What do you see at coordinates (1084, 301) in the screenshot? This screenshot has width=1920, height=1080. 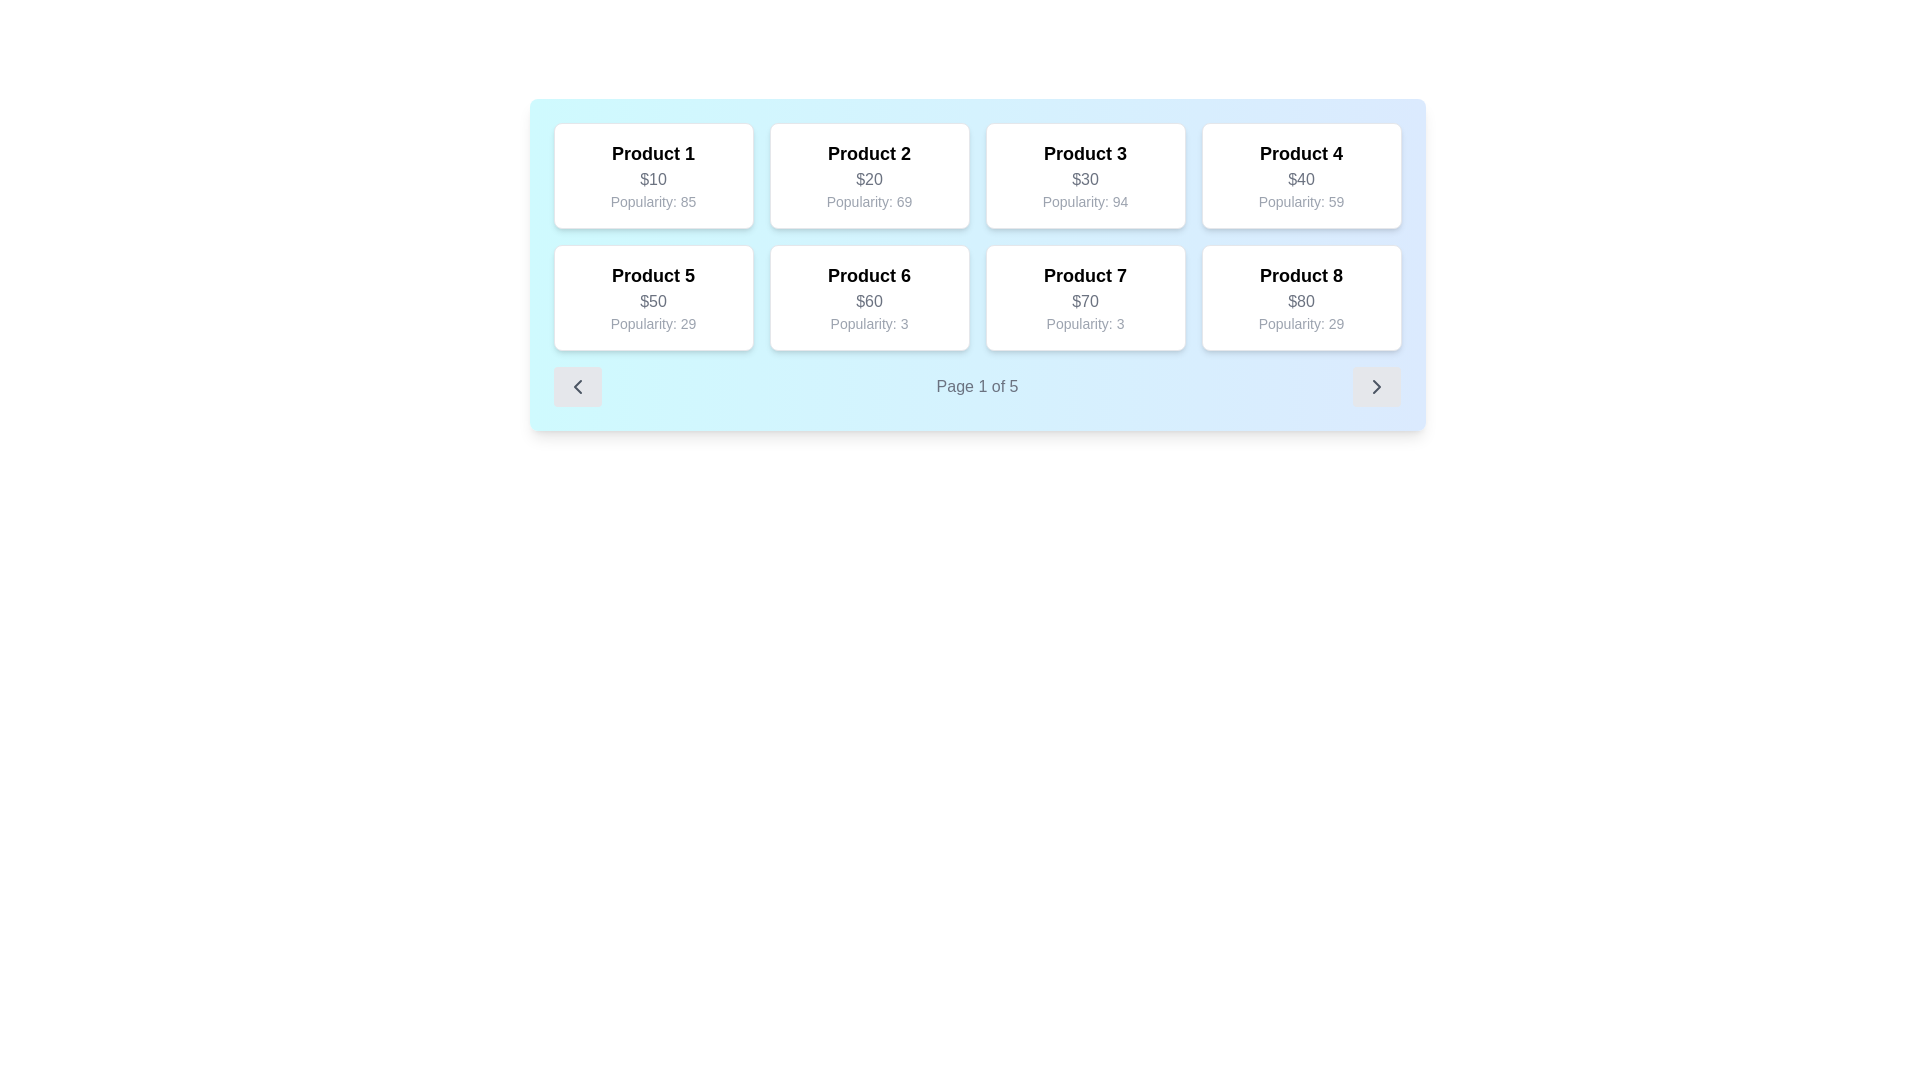 I see `text label displaying the price '$70' located below the product name 'Product 7' in the card layout` at bounding box center [1084, 301].